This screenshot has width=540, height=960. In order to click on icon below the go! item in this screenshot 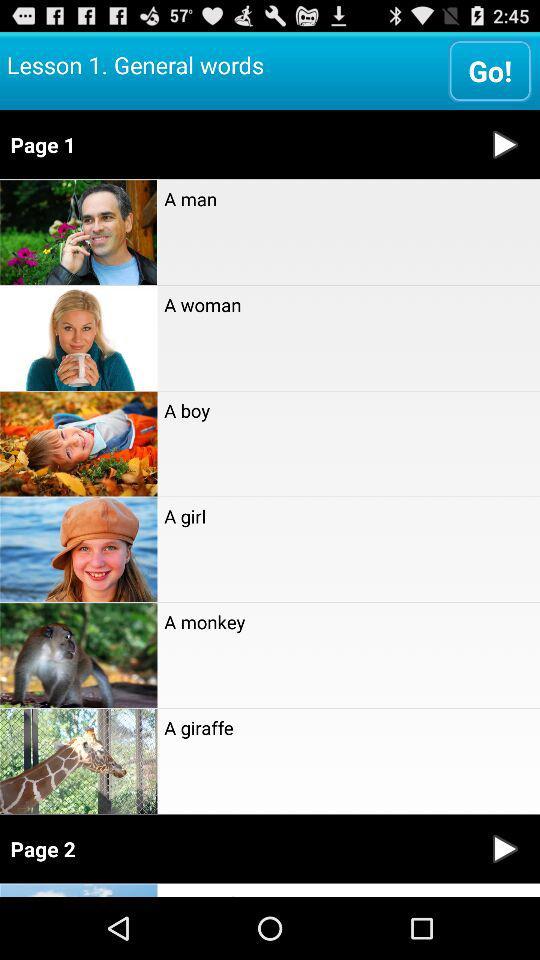, I will do `click(234, 143)`.